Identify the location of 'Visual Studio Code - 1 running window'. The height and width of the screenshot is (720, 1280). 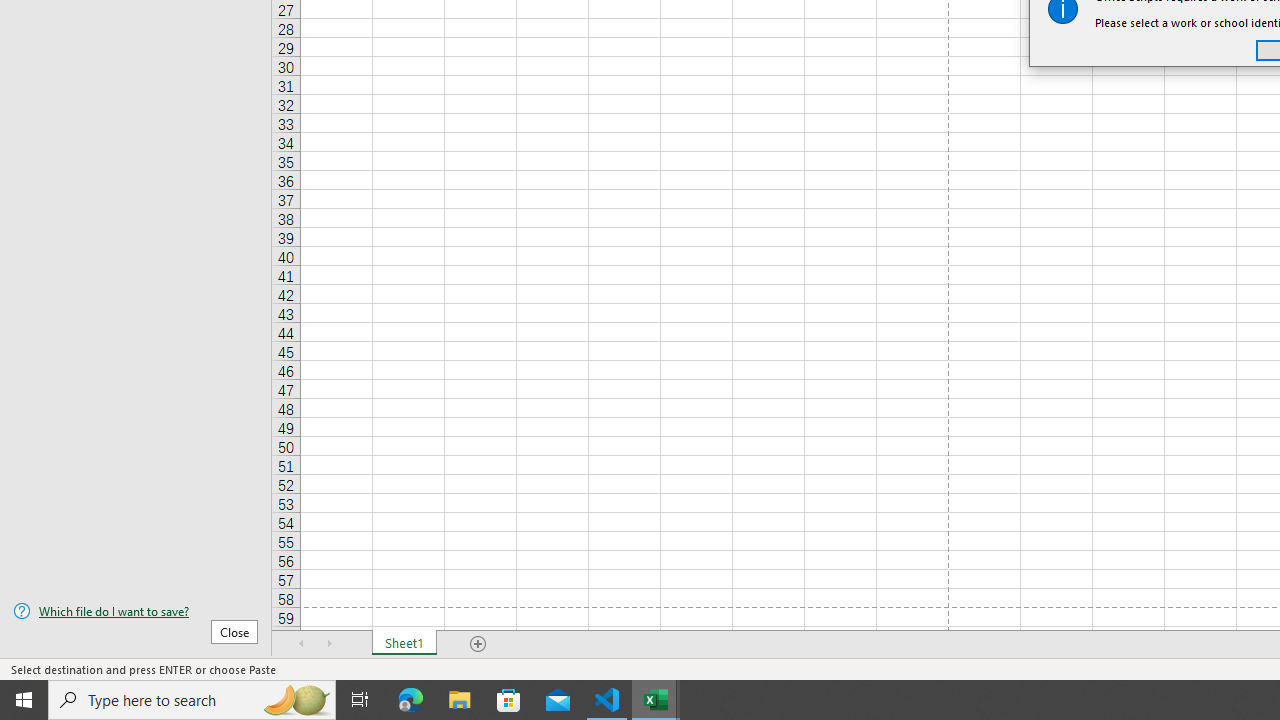
(606, 698).